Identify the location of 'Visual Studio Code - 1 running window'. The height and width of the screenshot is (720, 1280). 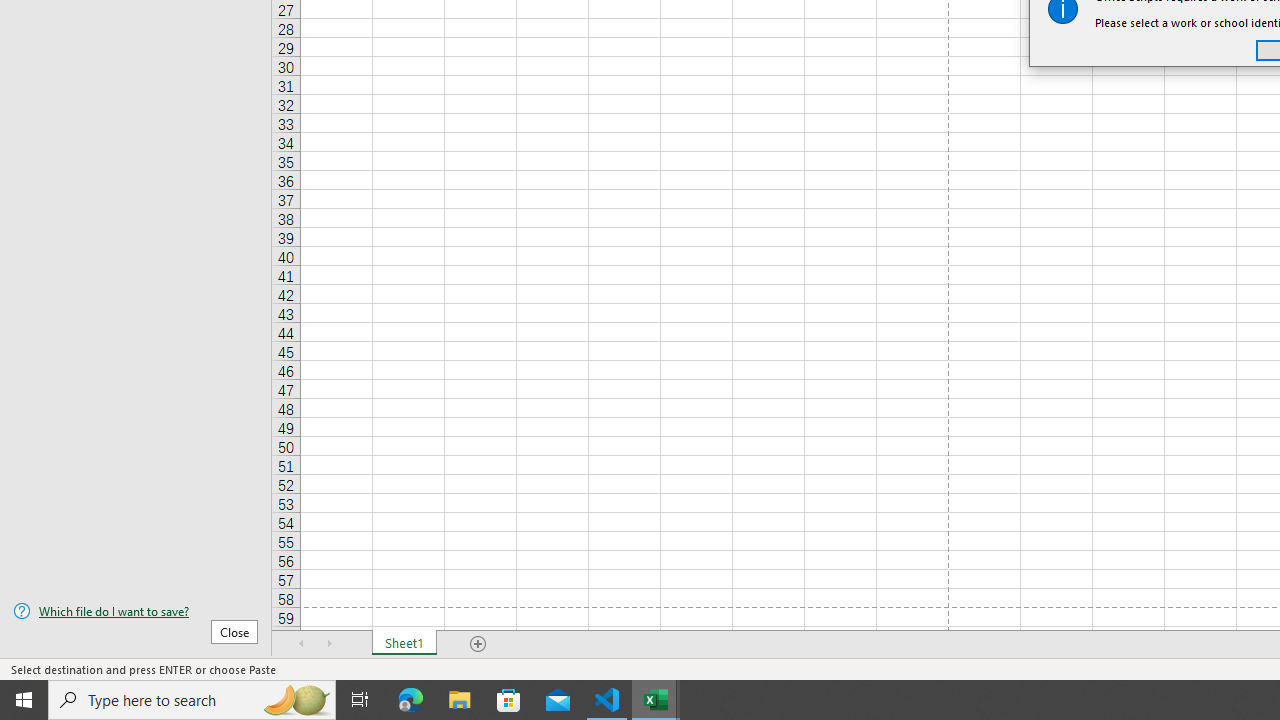
(606, 698).